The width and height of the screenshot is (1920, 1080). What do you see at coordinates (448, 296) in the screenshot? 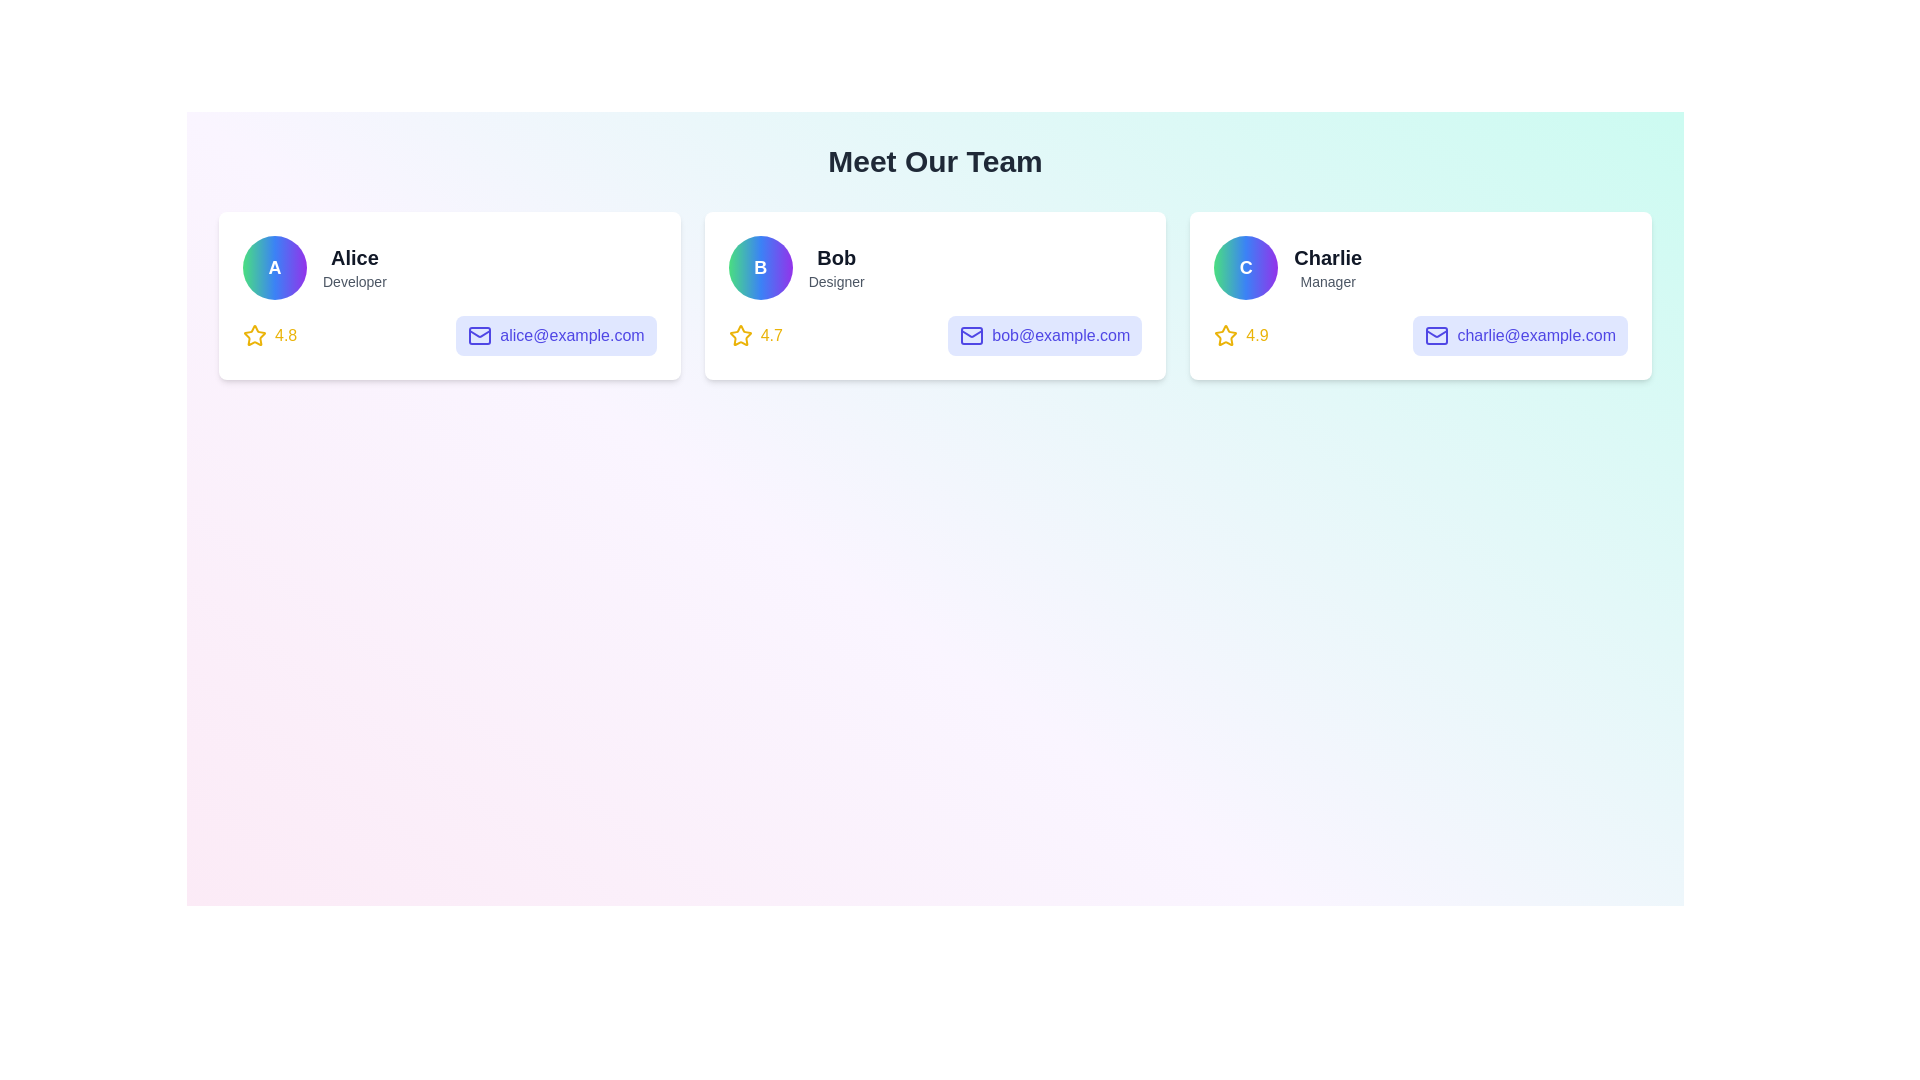
I see `textual information displayed in the first team member's profile card, which includes the member's name, role, rating, and email address` at bounding box center [448, 296].